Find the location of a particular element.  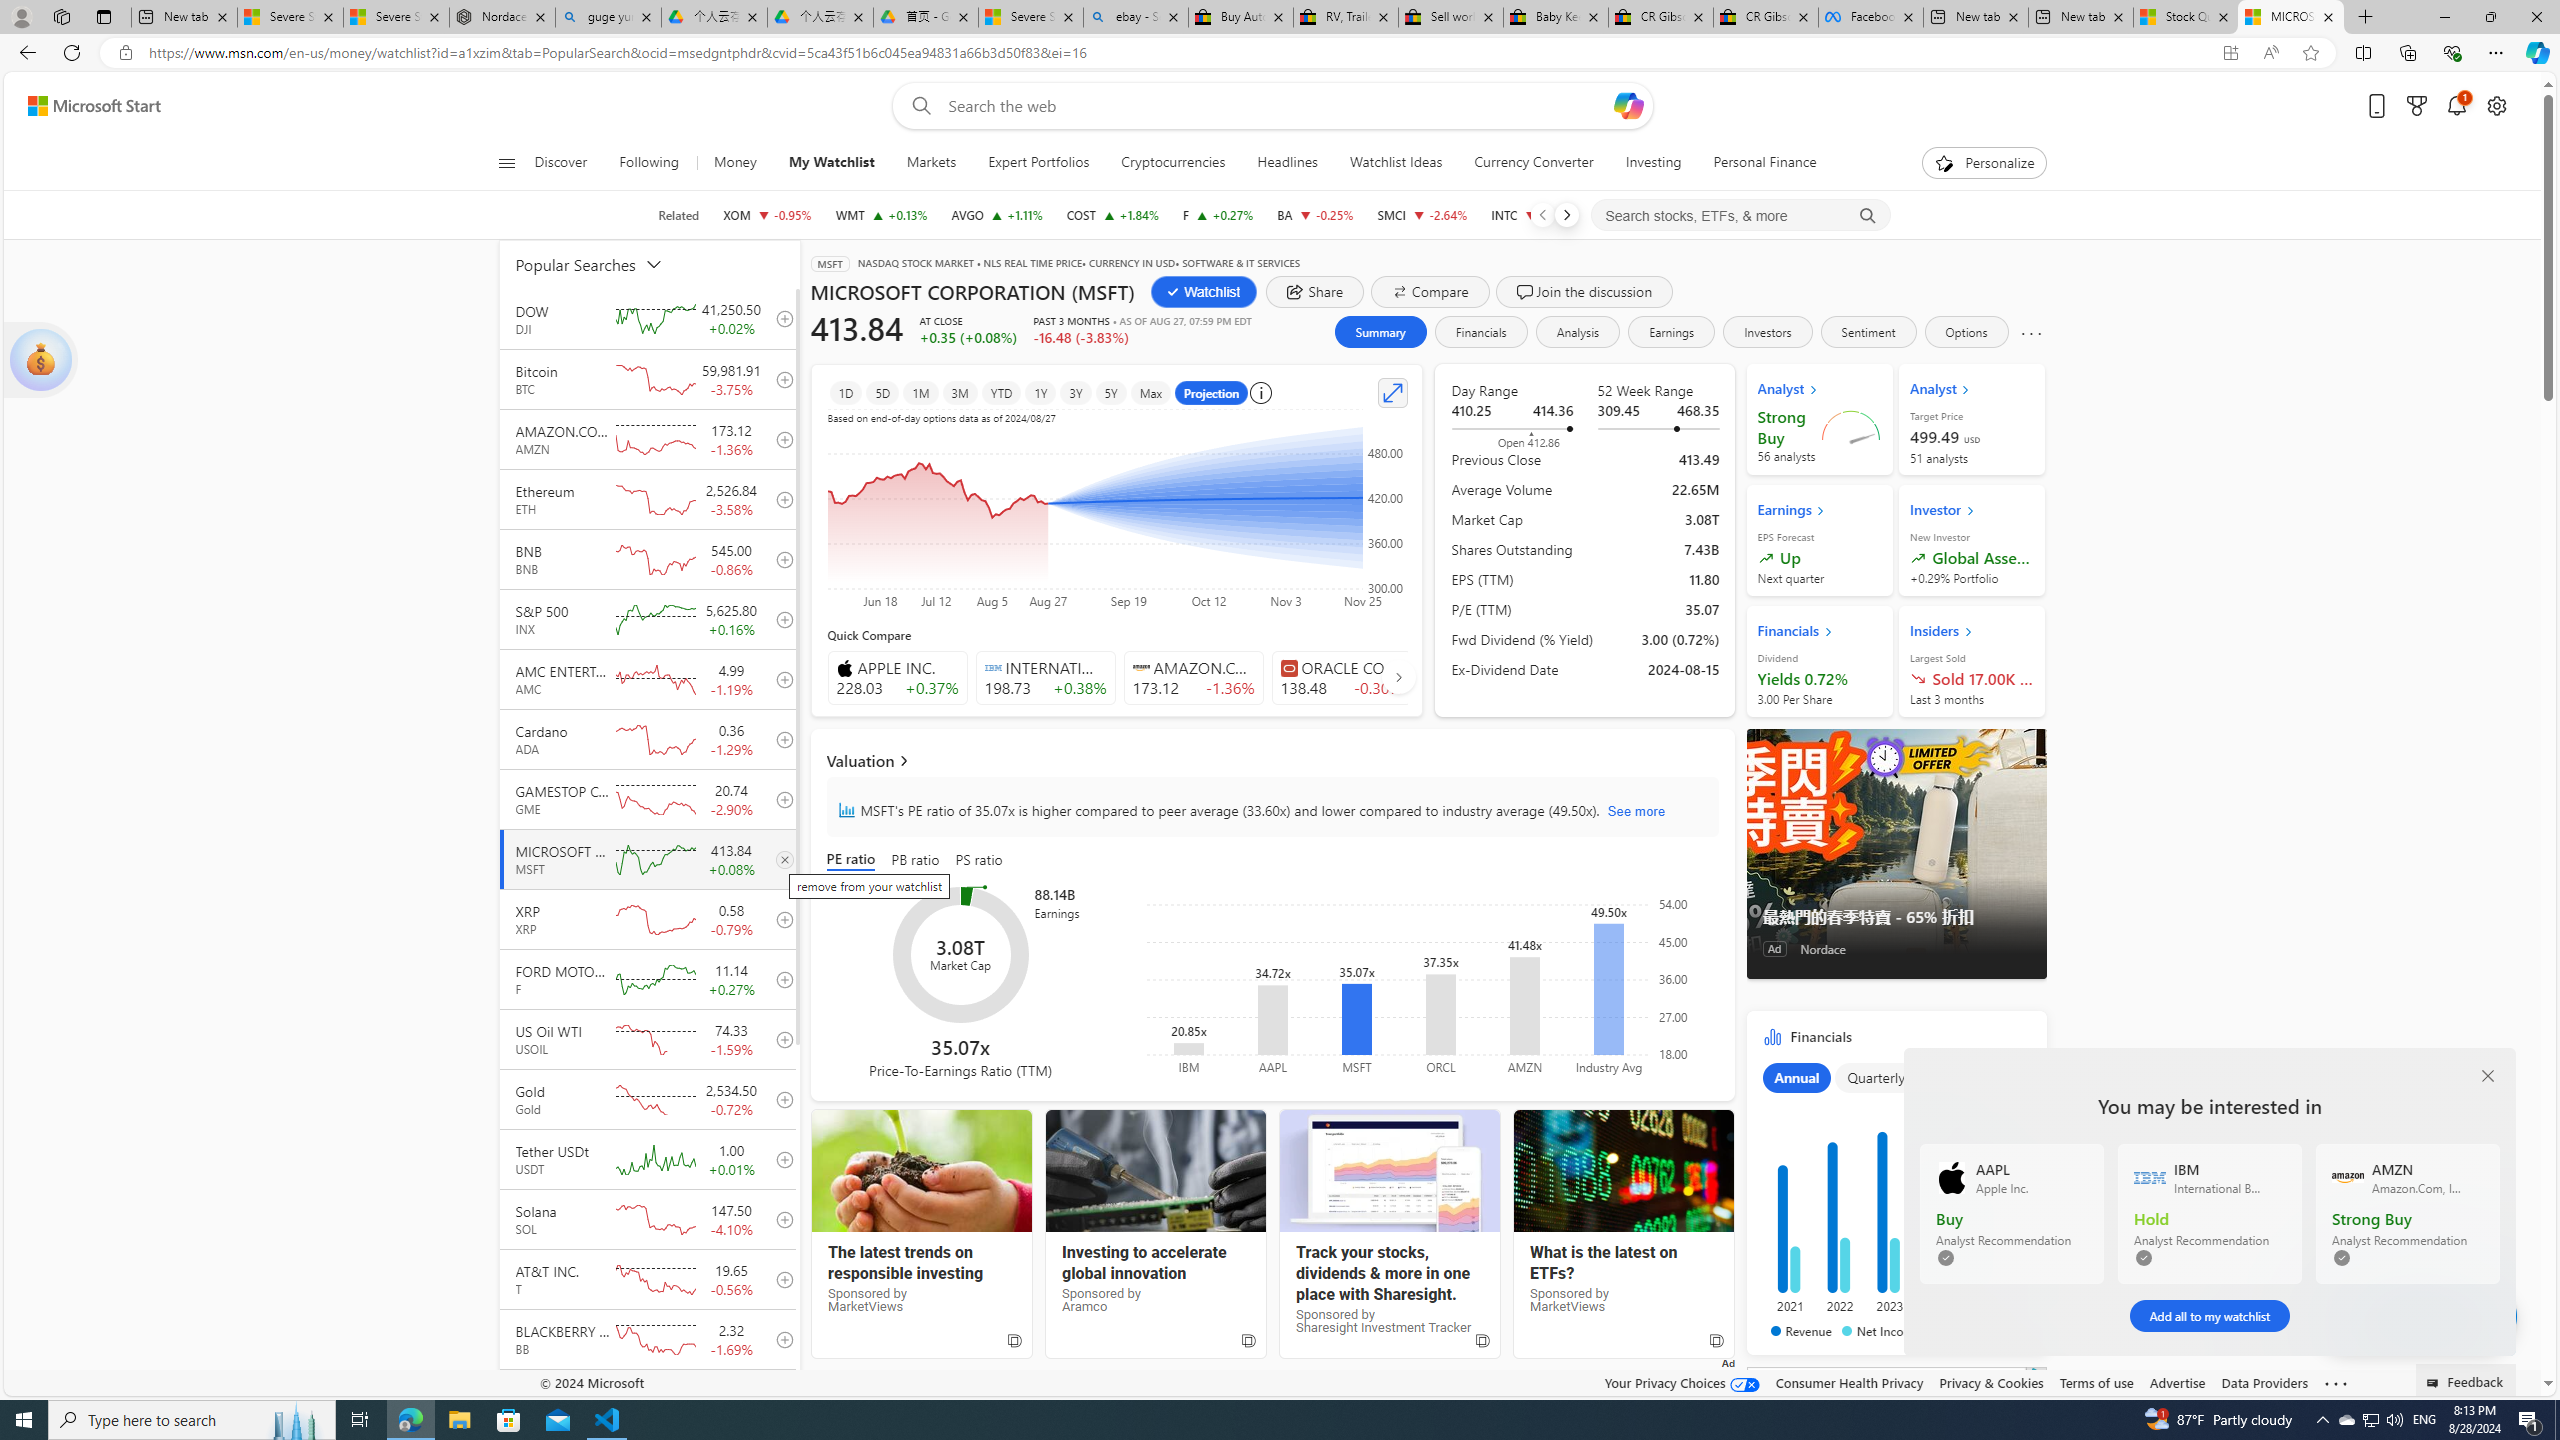

'Watchlist Ideas' is located at coordinates (1395, 162).